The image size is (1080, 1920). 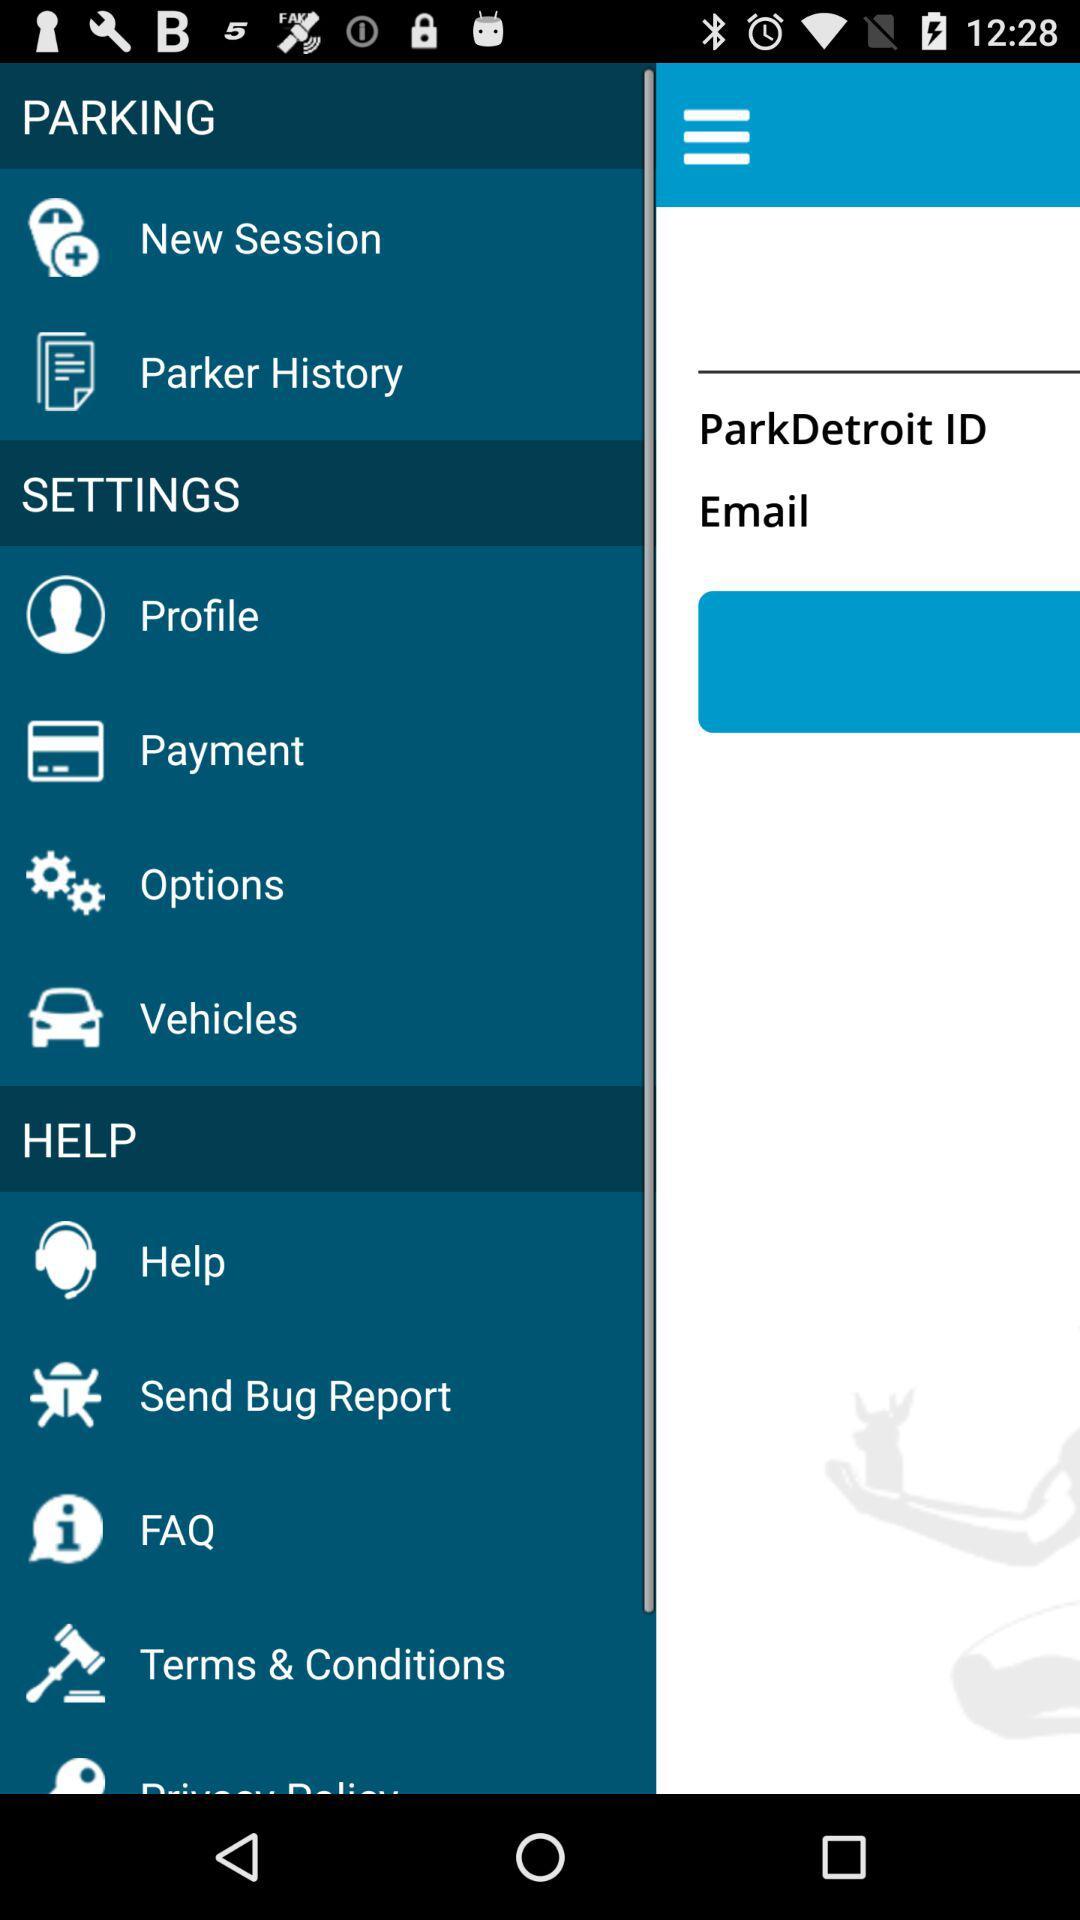 What do you see at coordinates (327, 493) in the screenshot?
I see `icon to the left of the parkdetroit id item` at bounding box center [327, 493].